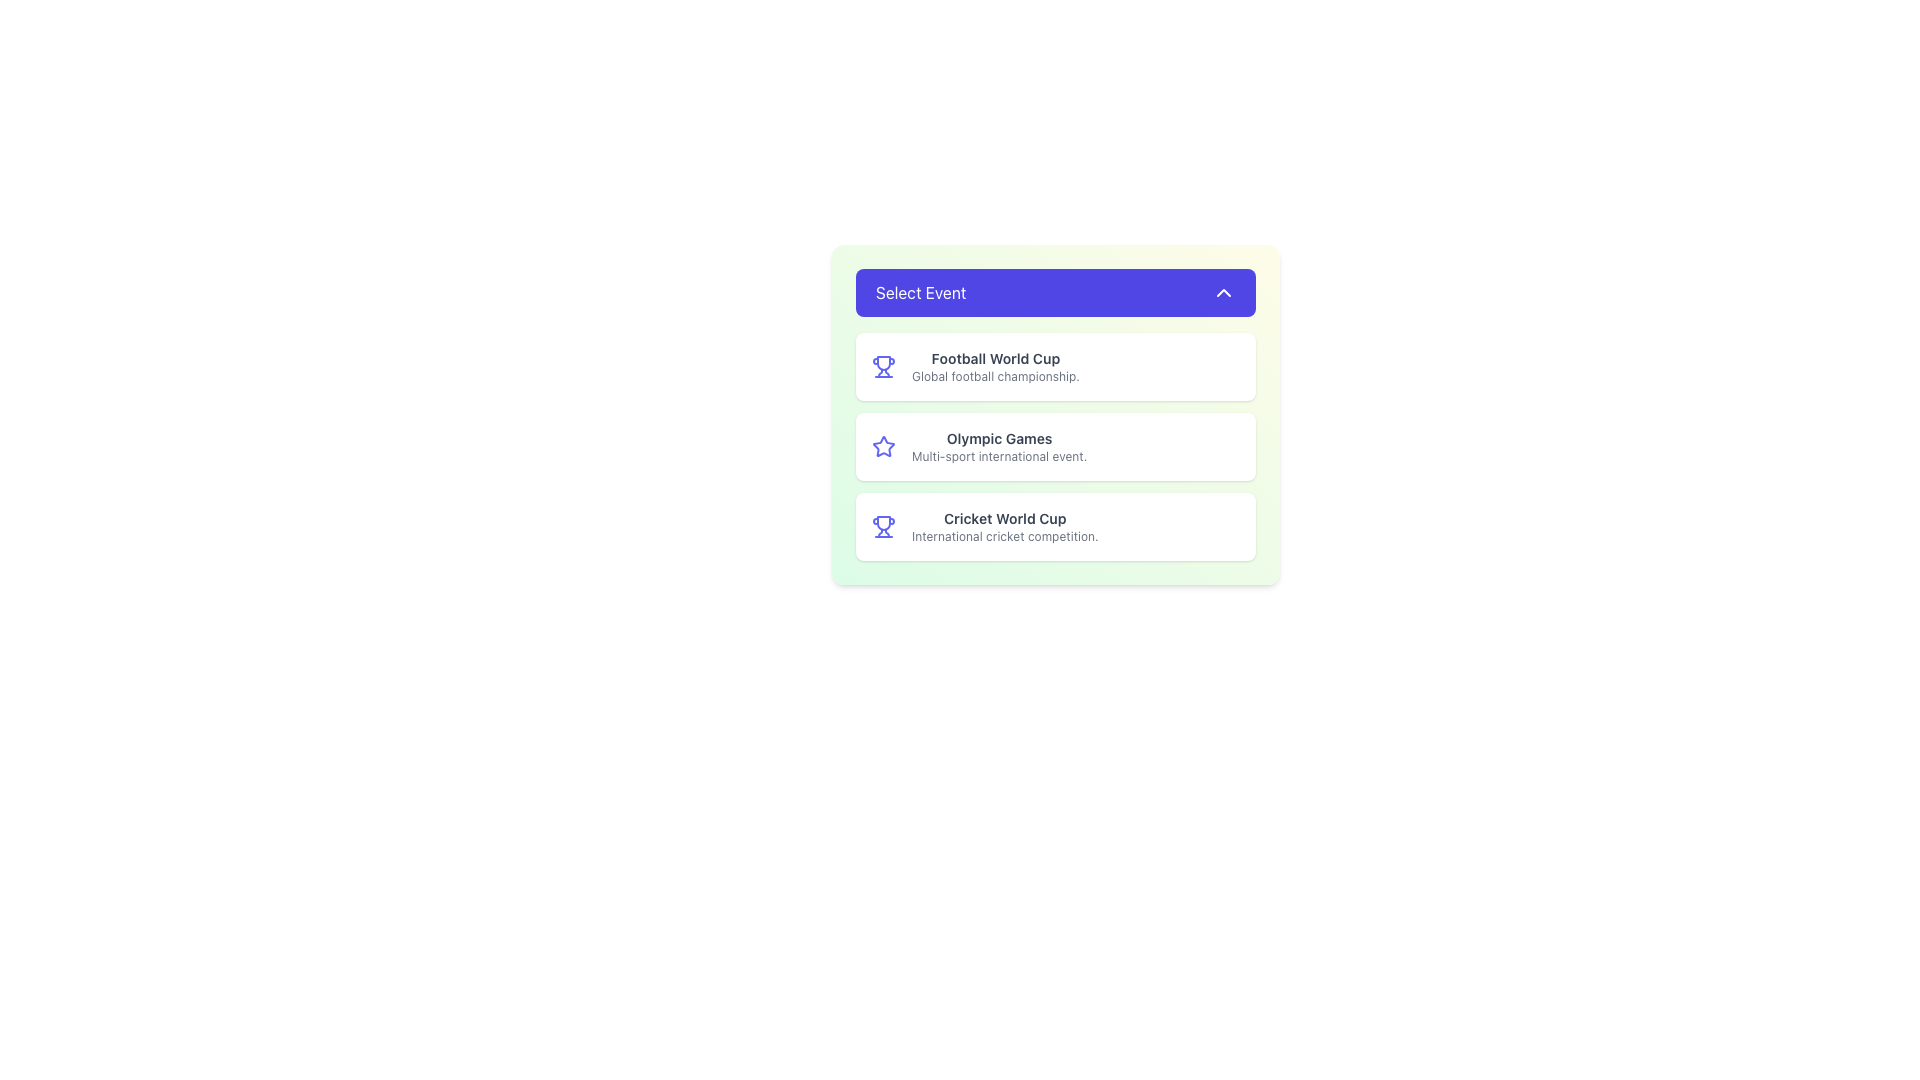  Describe the element at coordinates (995, 377) in the screenshot. I see `the small text label stating 'Global football championship.' located below the 'Football World Cup' title within the event selection card layout` at that location.